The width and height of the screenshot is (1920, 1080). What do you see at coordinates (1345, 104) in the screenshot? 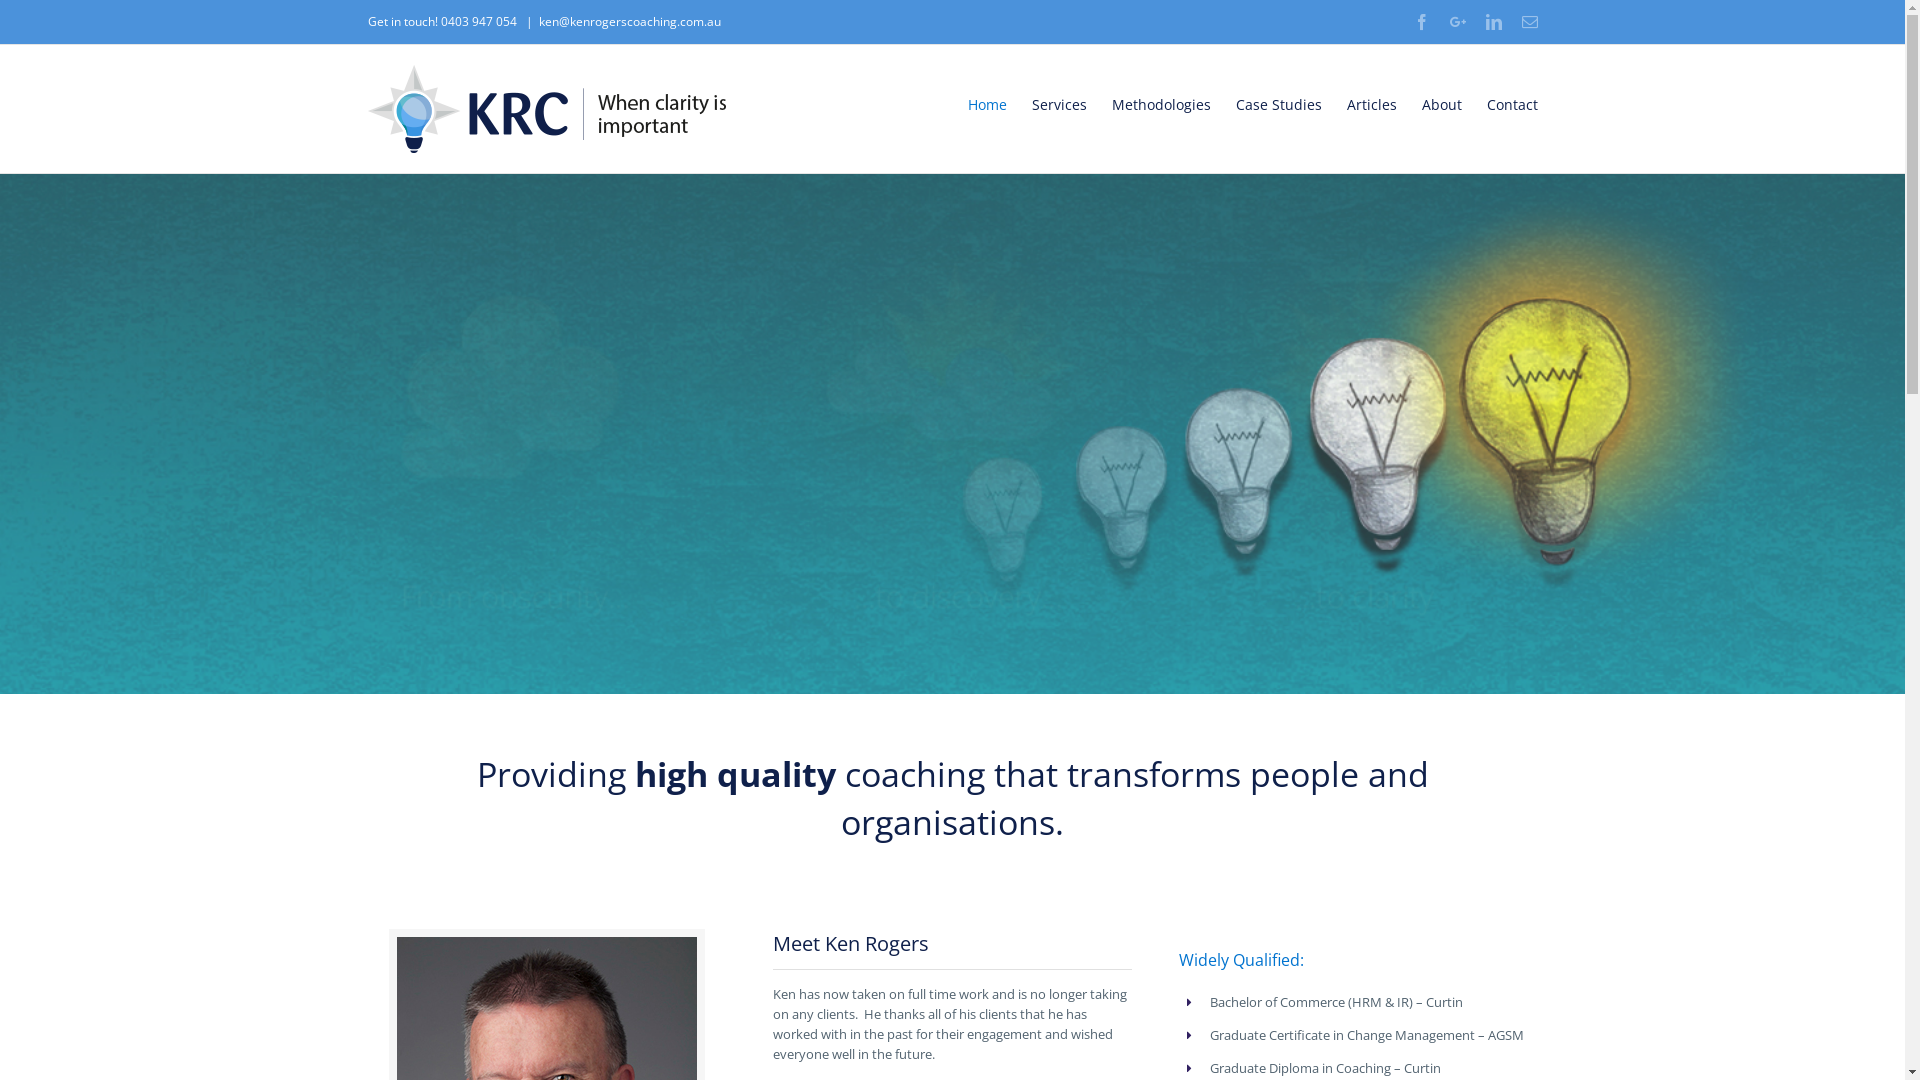
I see `'Articles'` at bounding box center [1345, 104].